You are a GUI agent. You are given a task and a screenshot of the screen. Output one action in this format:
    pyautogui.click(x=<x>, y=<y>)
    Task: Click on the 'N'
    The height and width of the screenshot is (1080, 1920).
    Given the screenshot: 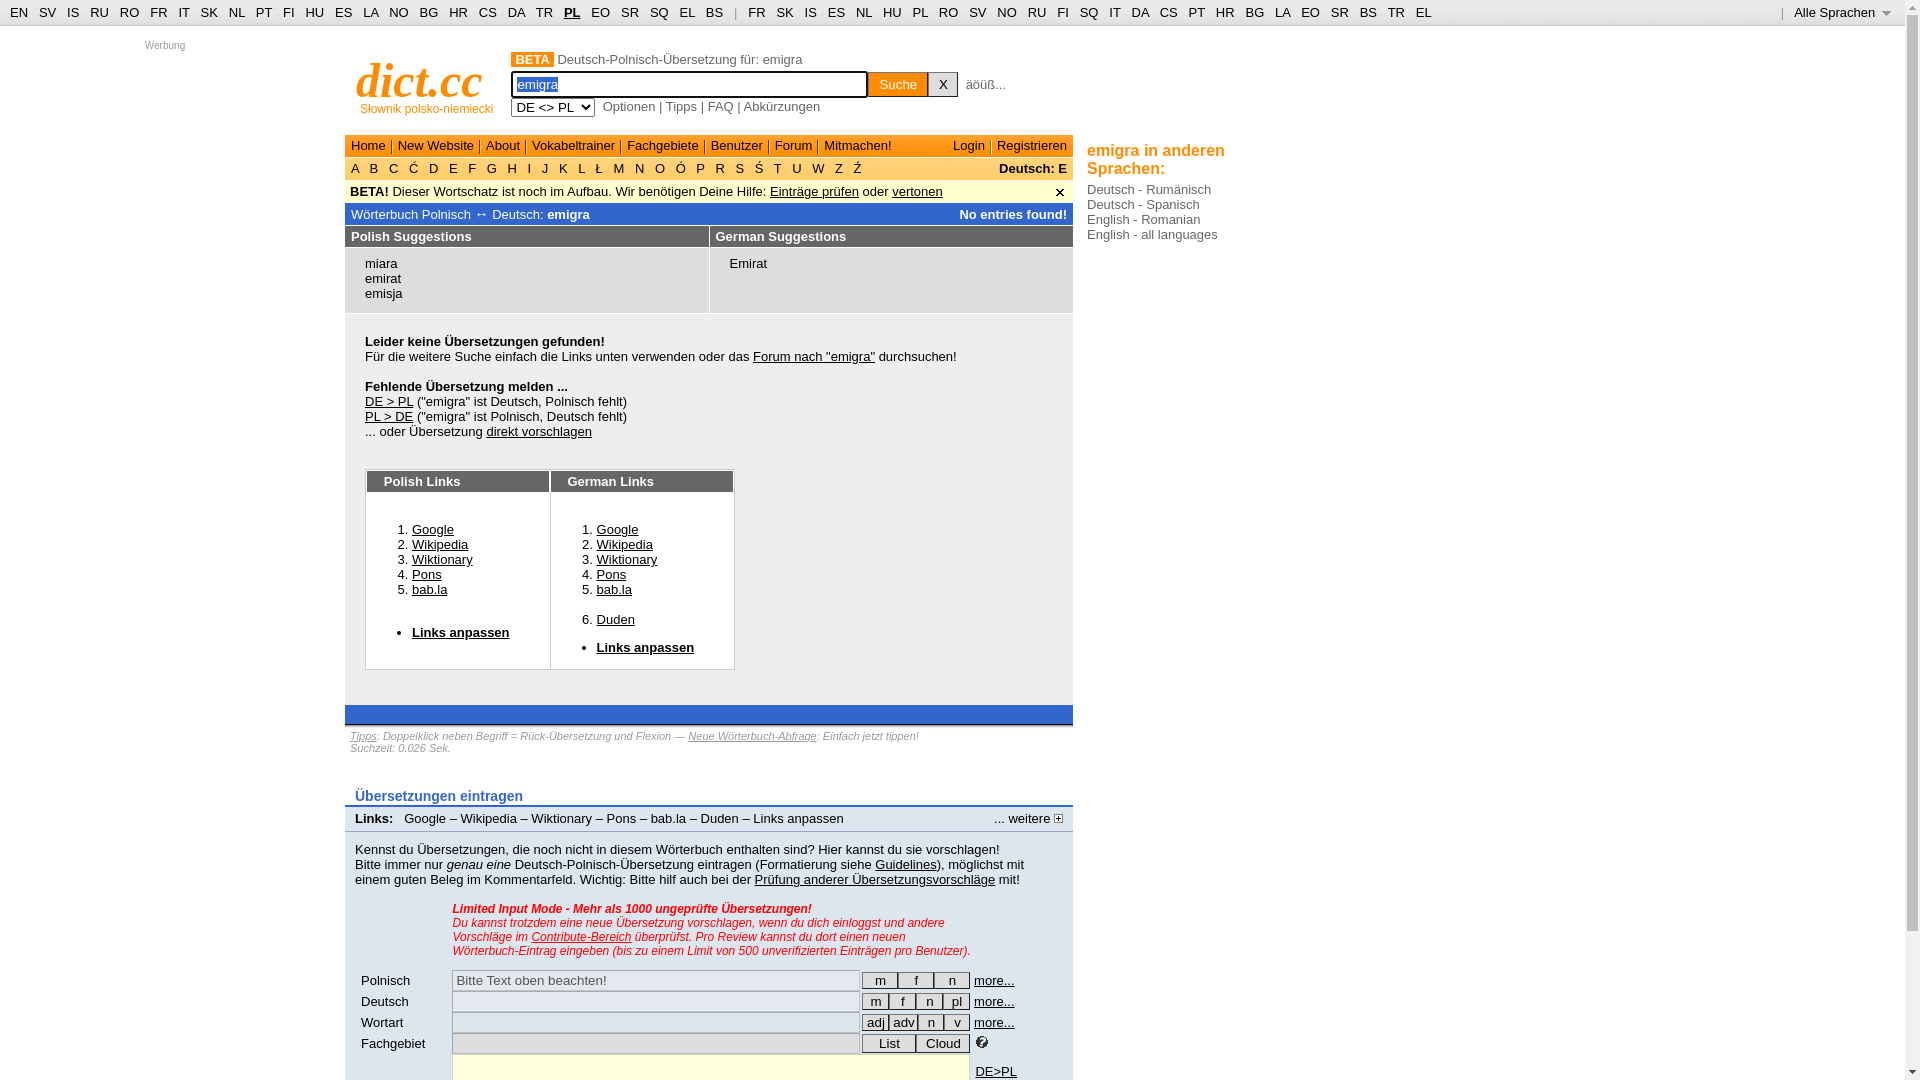 What is the action you would take?
    pyautogui.click(x=638, y=167)
    